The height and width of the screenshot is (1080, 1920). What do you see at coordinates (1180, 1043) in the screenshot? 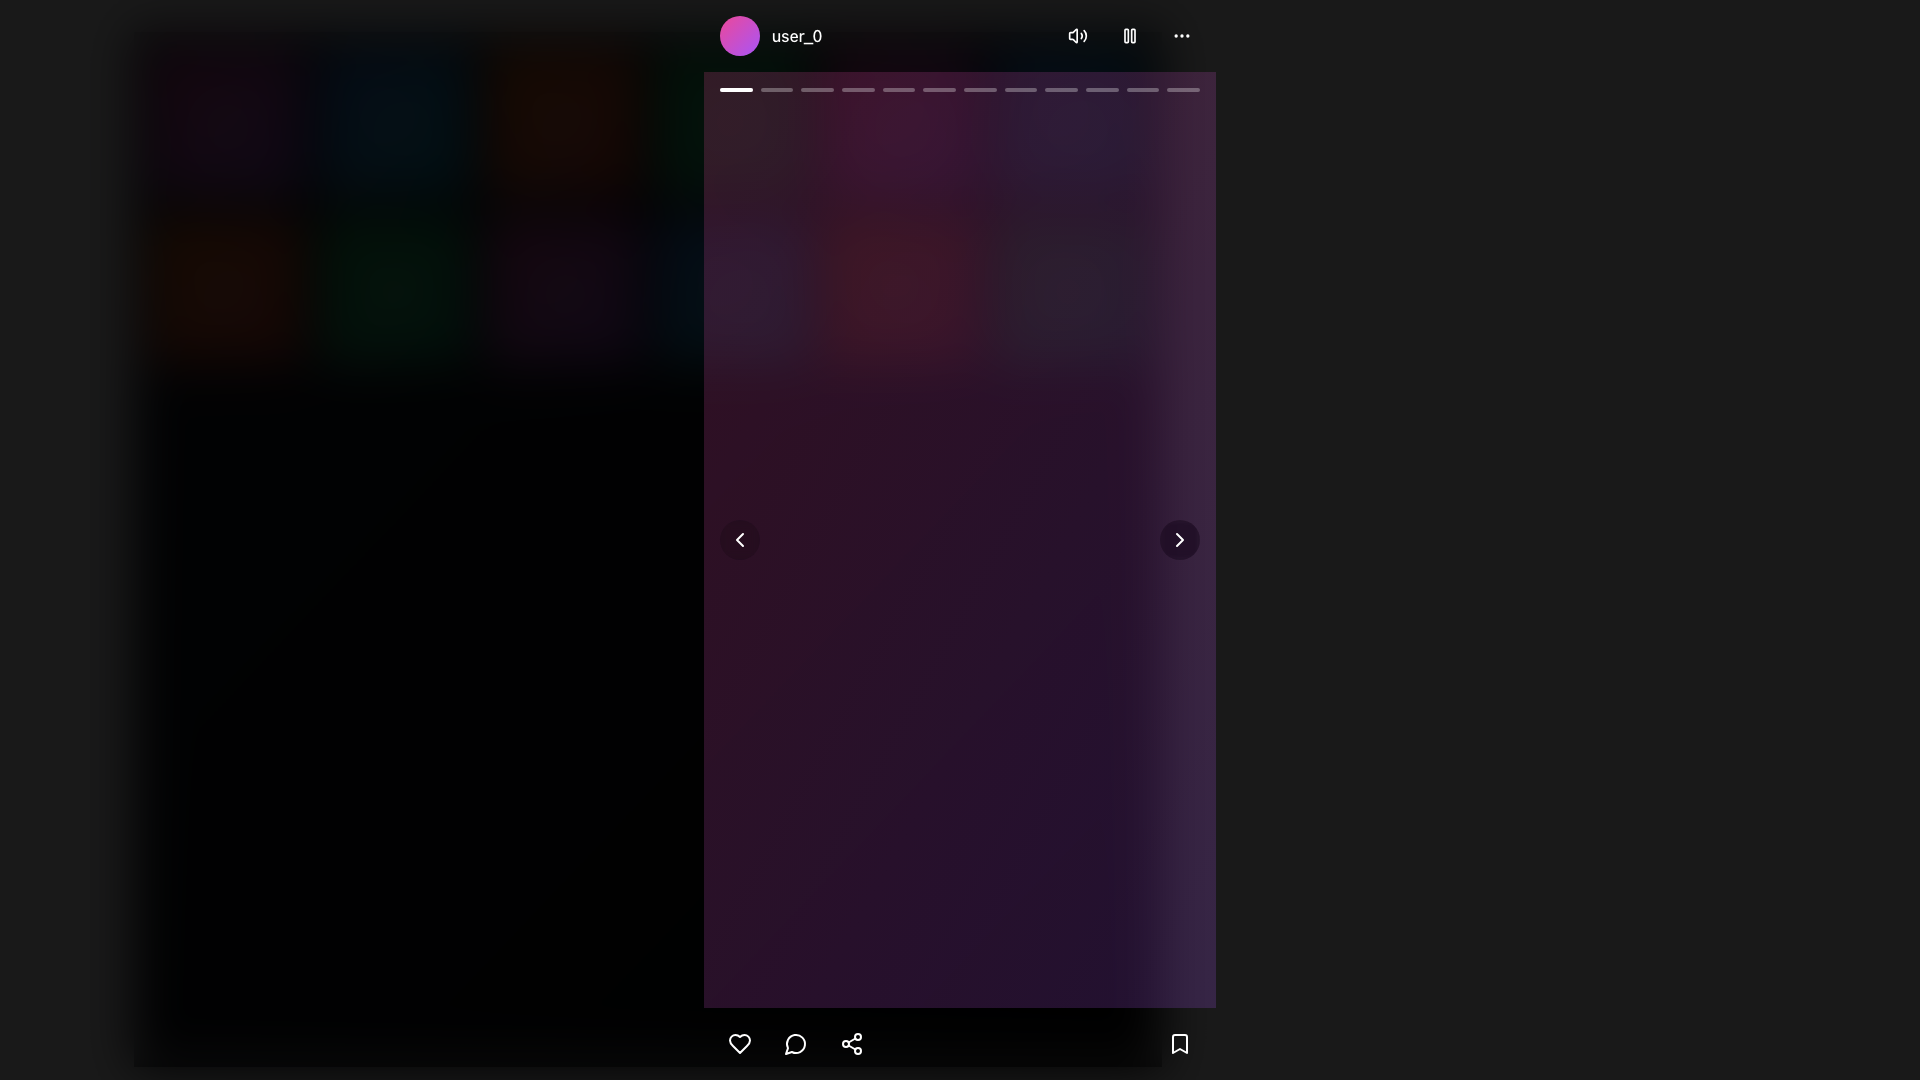
I see `the circular button with a bookmark icon located at the far right of the bottom navigation bar for additional options` at bounding box center [1180, 1043].